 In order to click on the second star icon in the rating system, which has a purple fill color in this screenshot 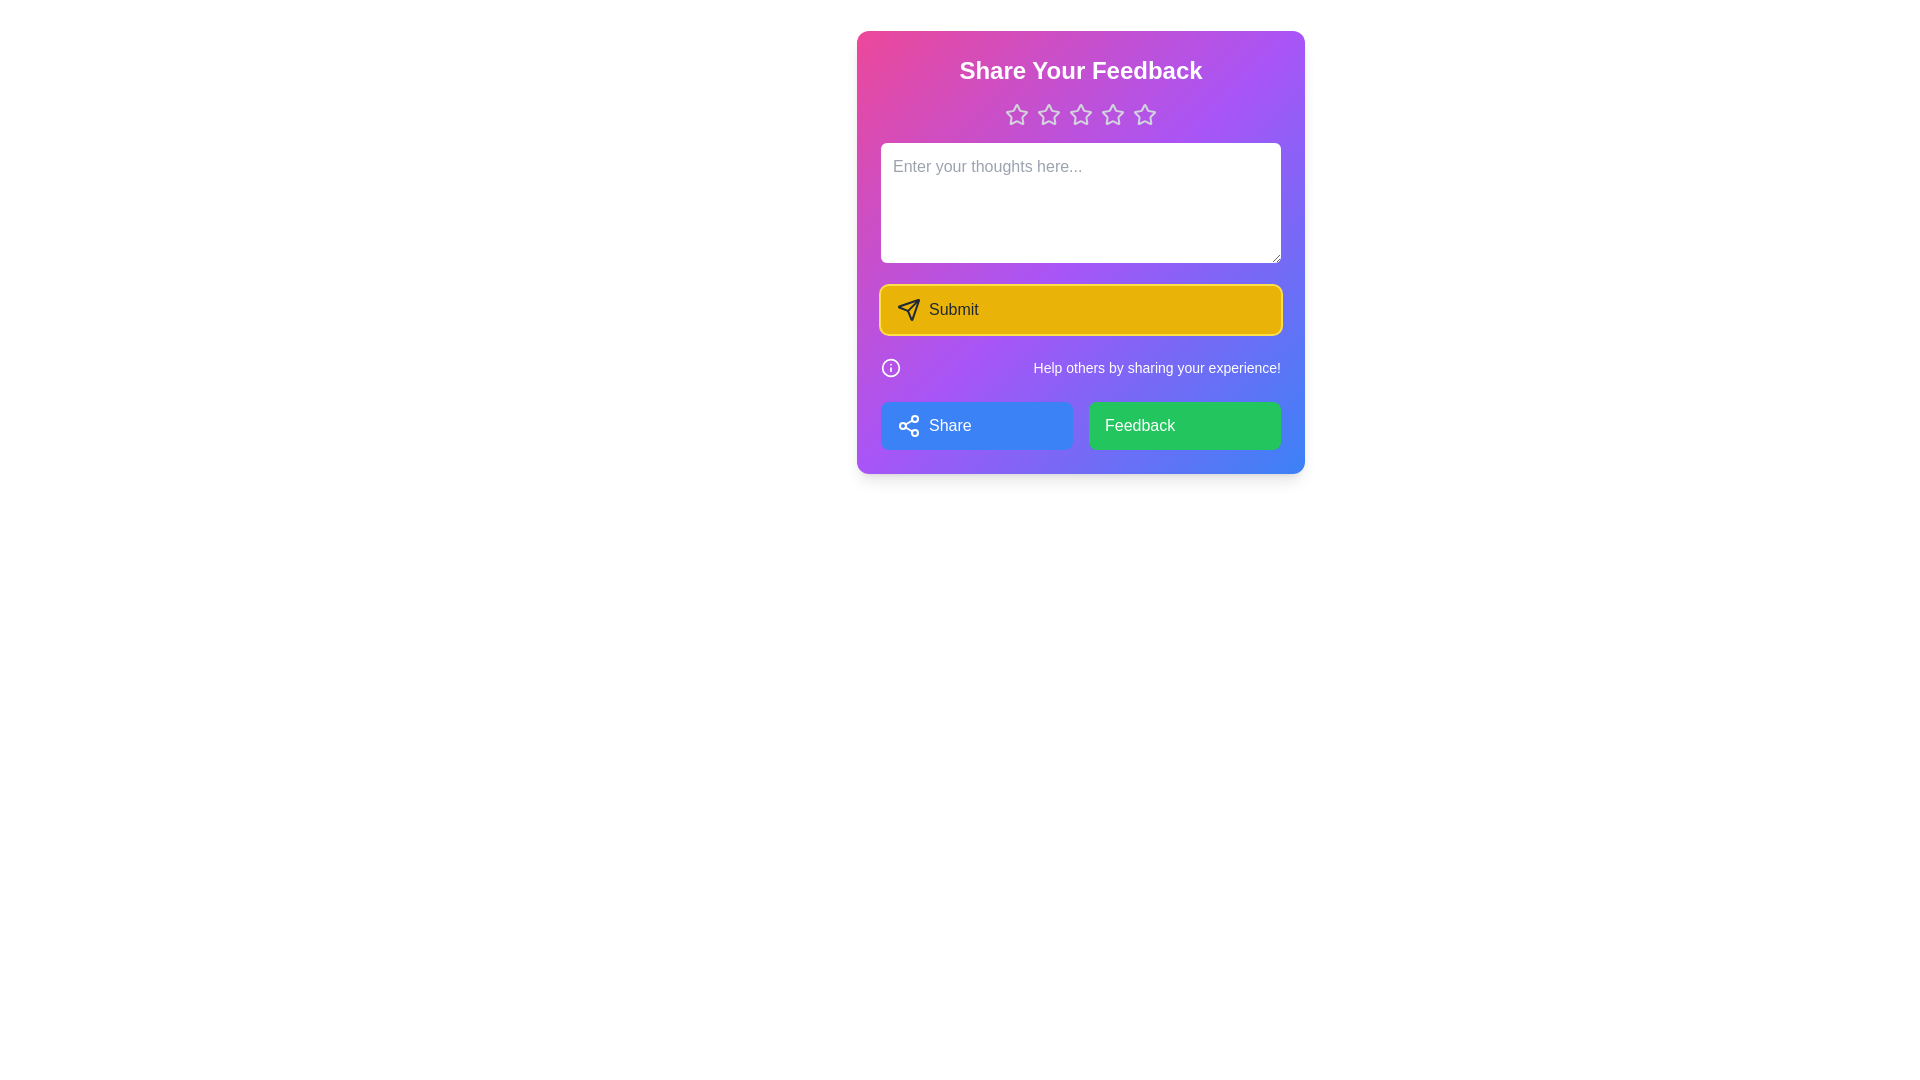, I will do `click(1048, 114)`.